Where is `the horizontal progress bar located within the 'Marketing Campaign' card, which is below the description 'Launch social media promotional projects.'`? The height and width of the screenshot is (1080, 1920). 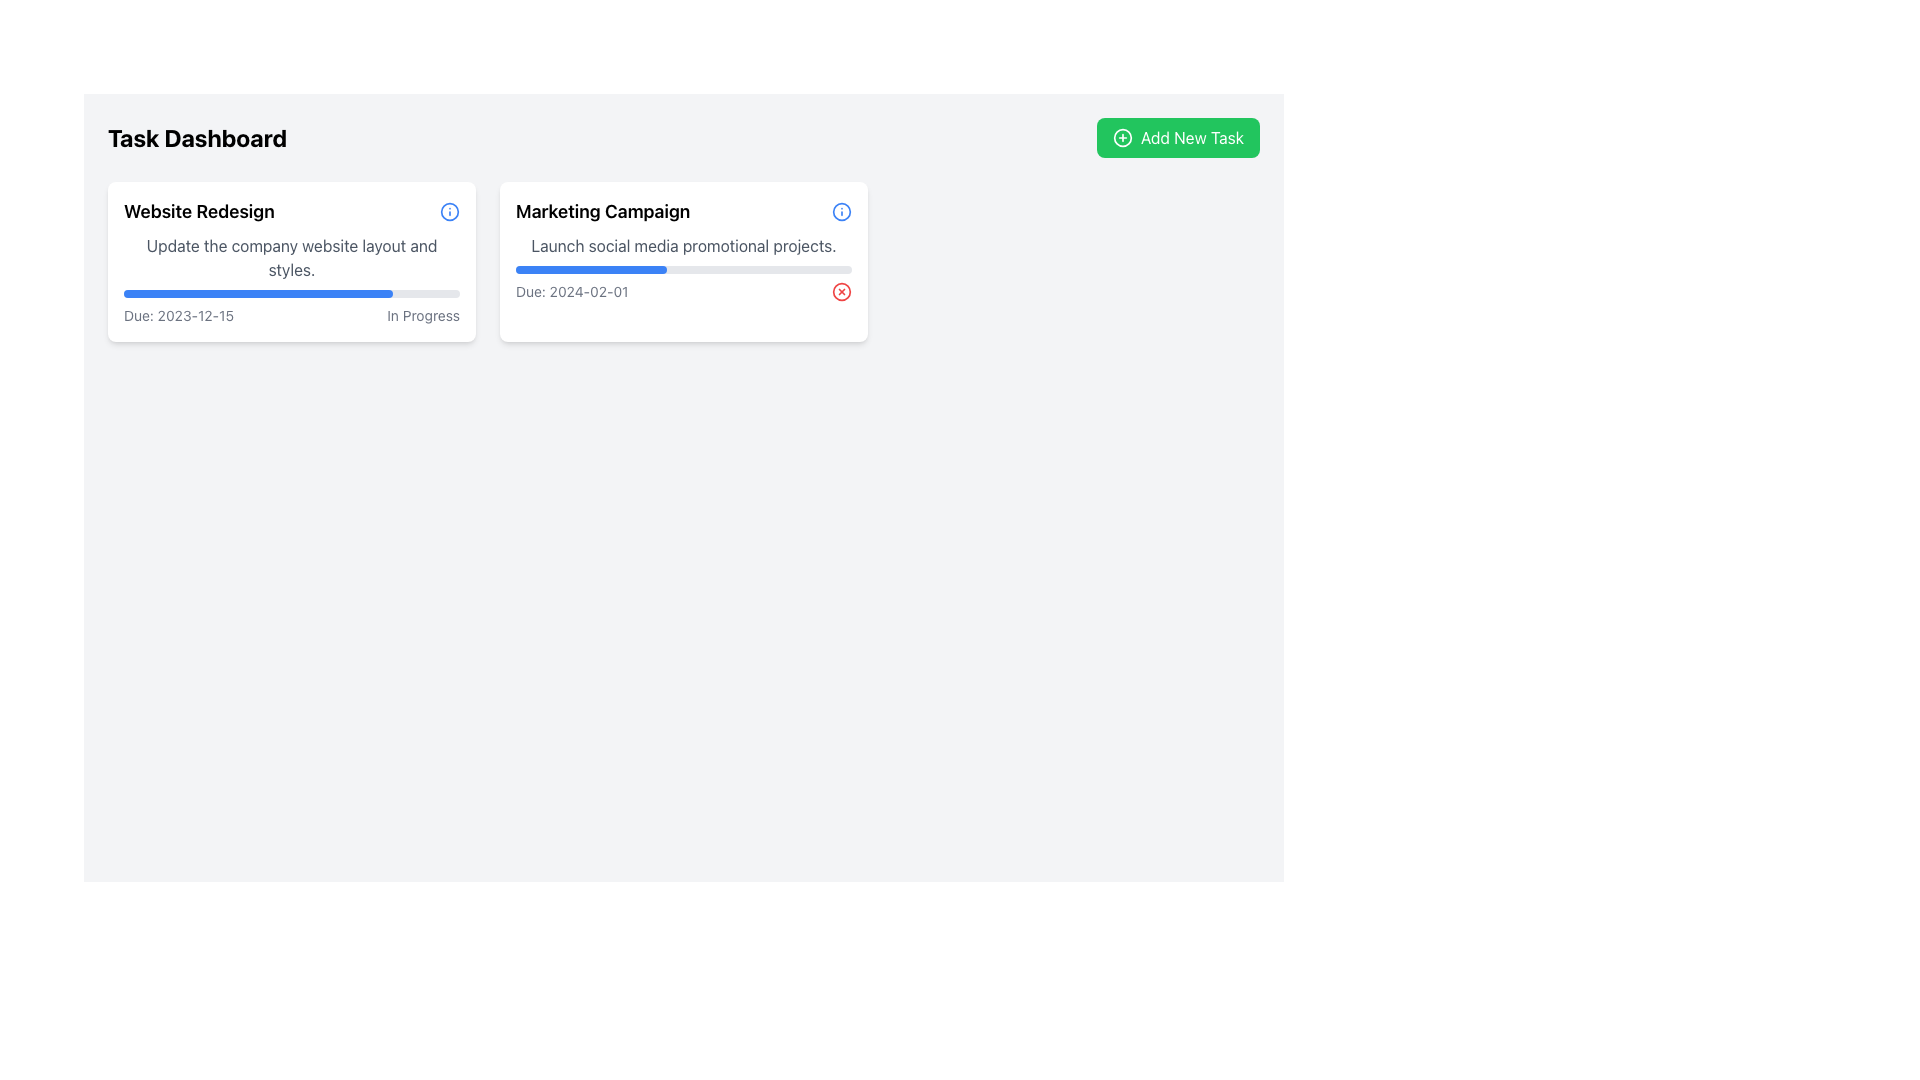
the horizontal progress bar located within the 'Marketing Campaign' card, which is below the description 'Launch social media promotional projects.' is located at coordinates (684, 270).